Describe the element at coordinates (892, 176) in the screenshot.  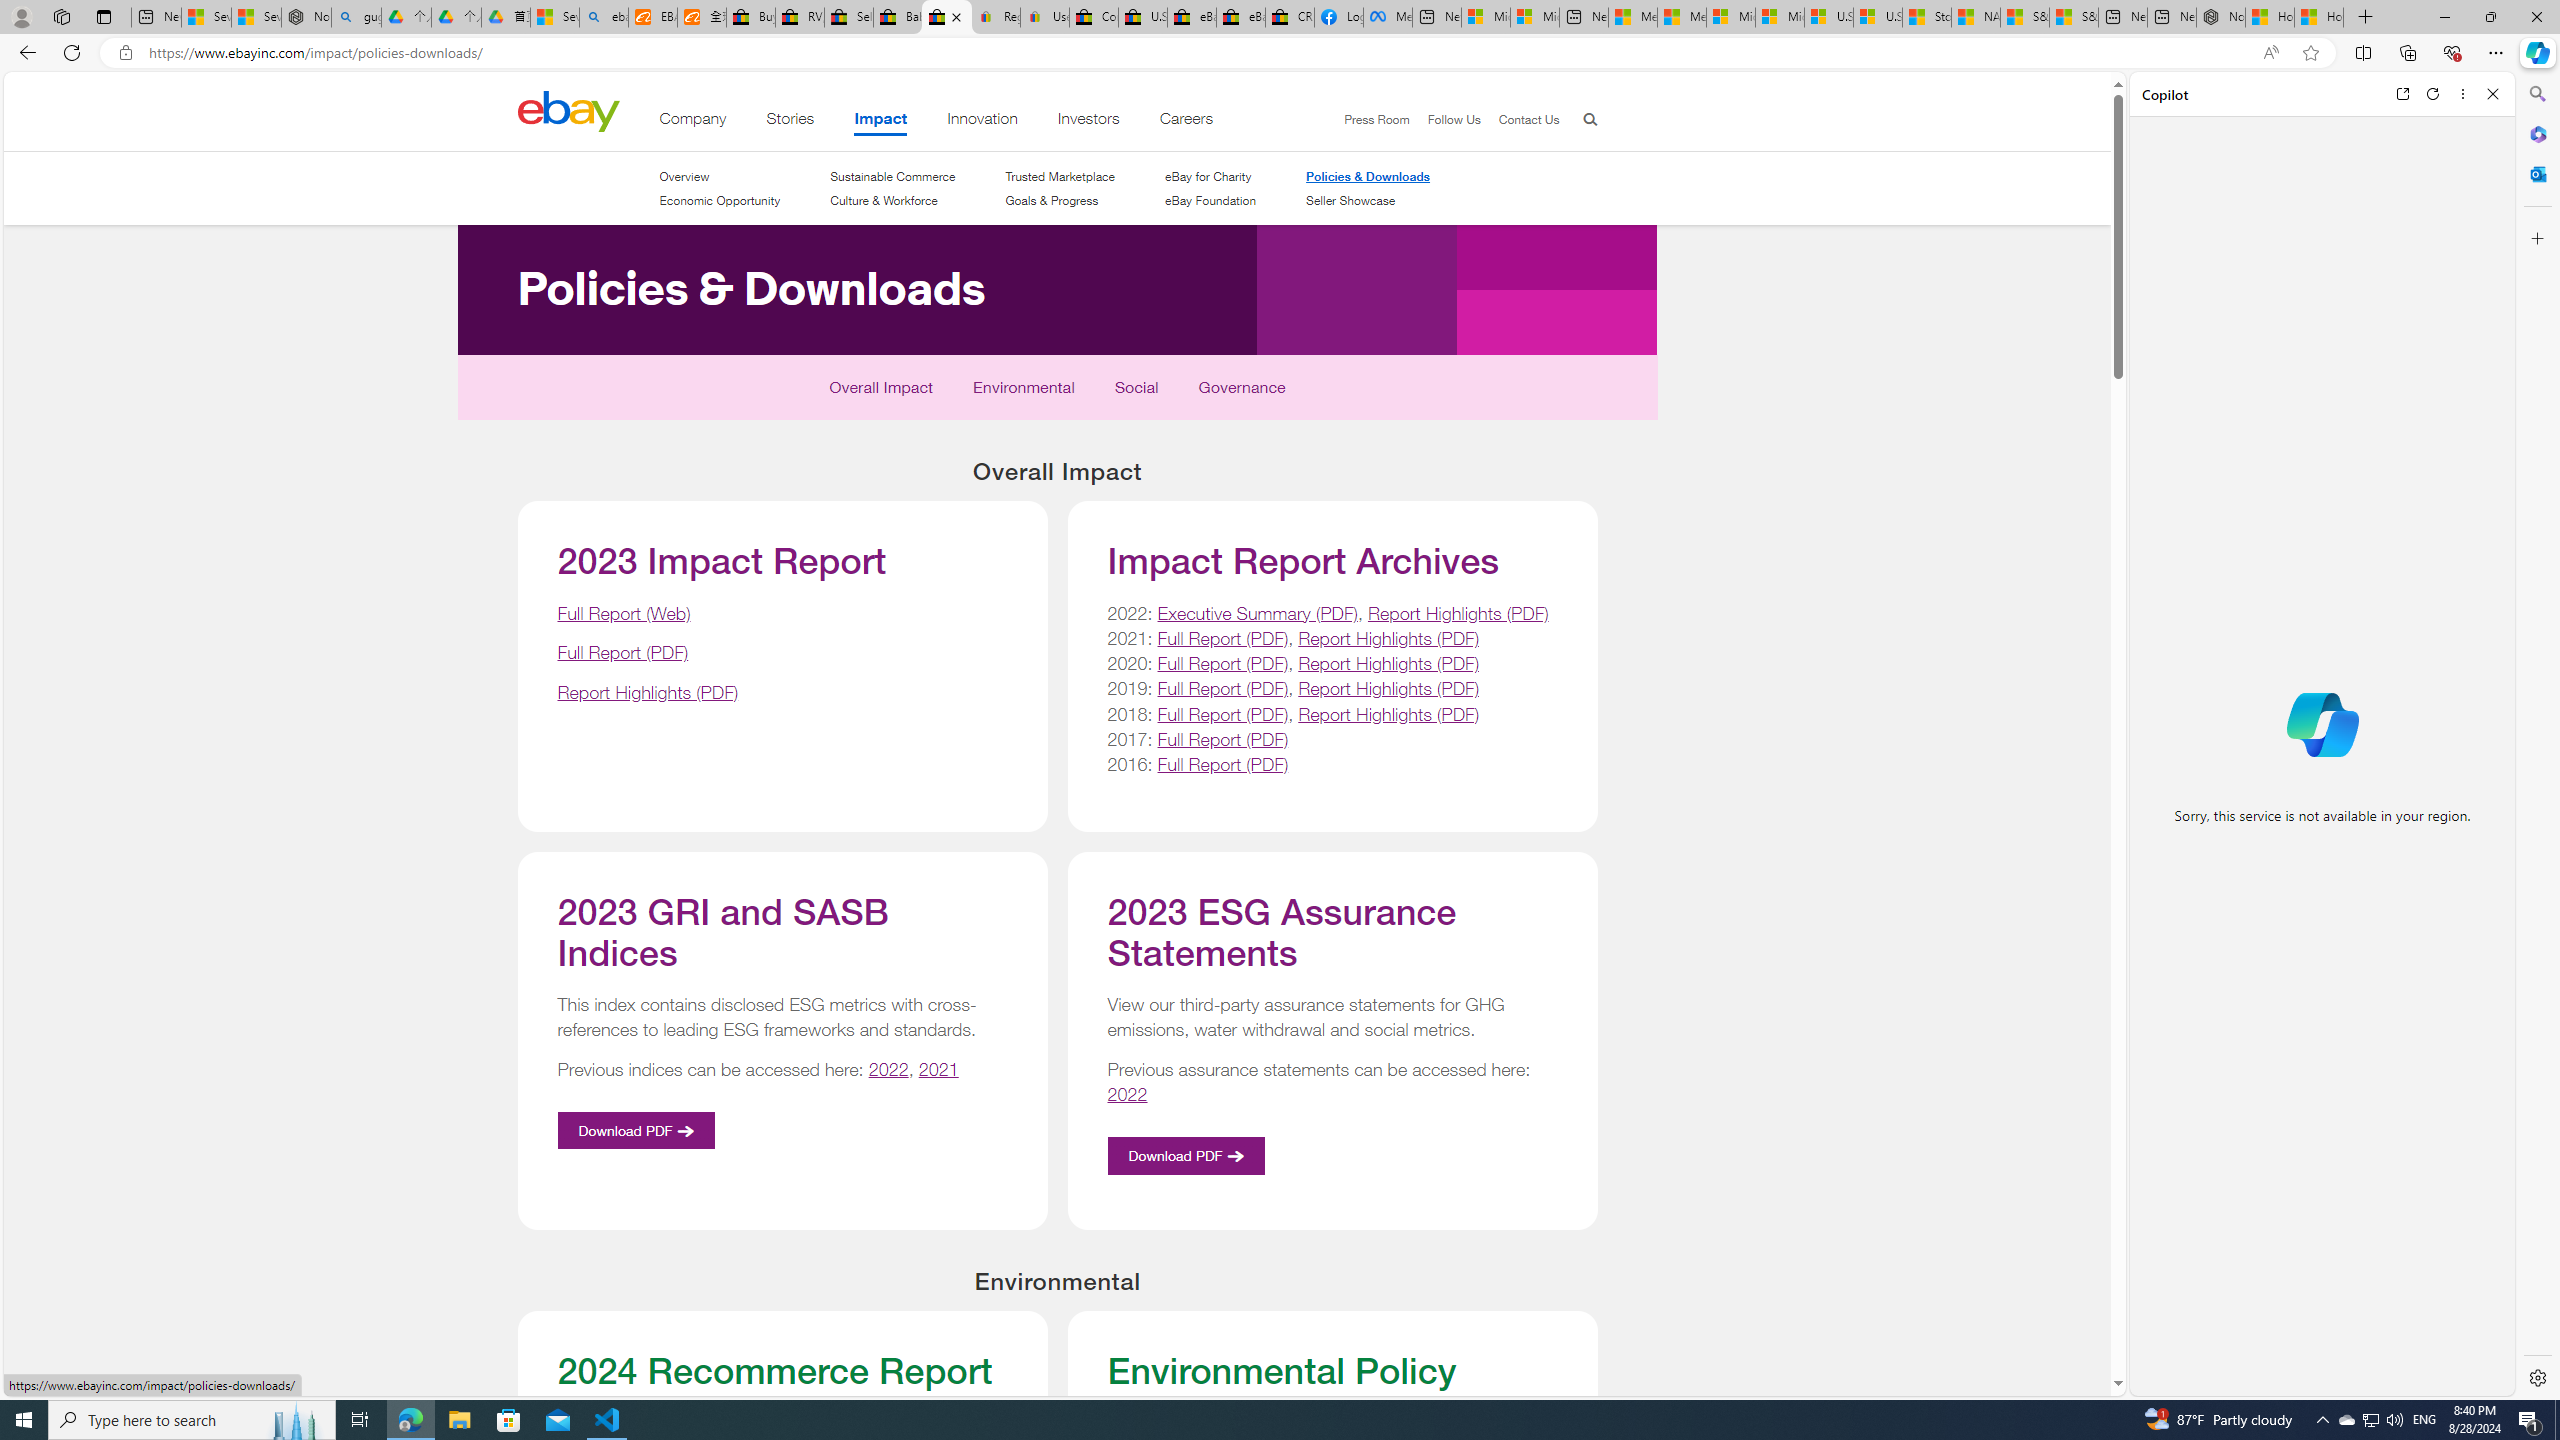
I see `'Sustainable Commerce'` at that location.